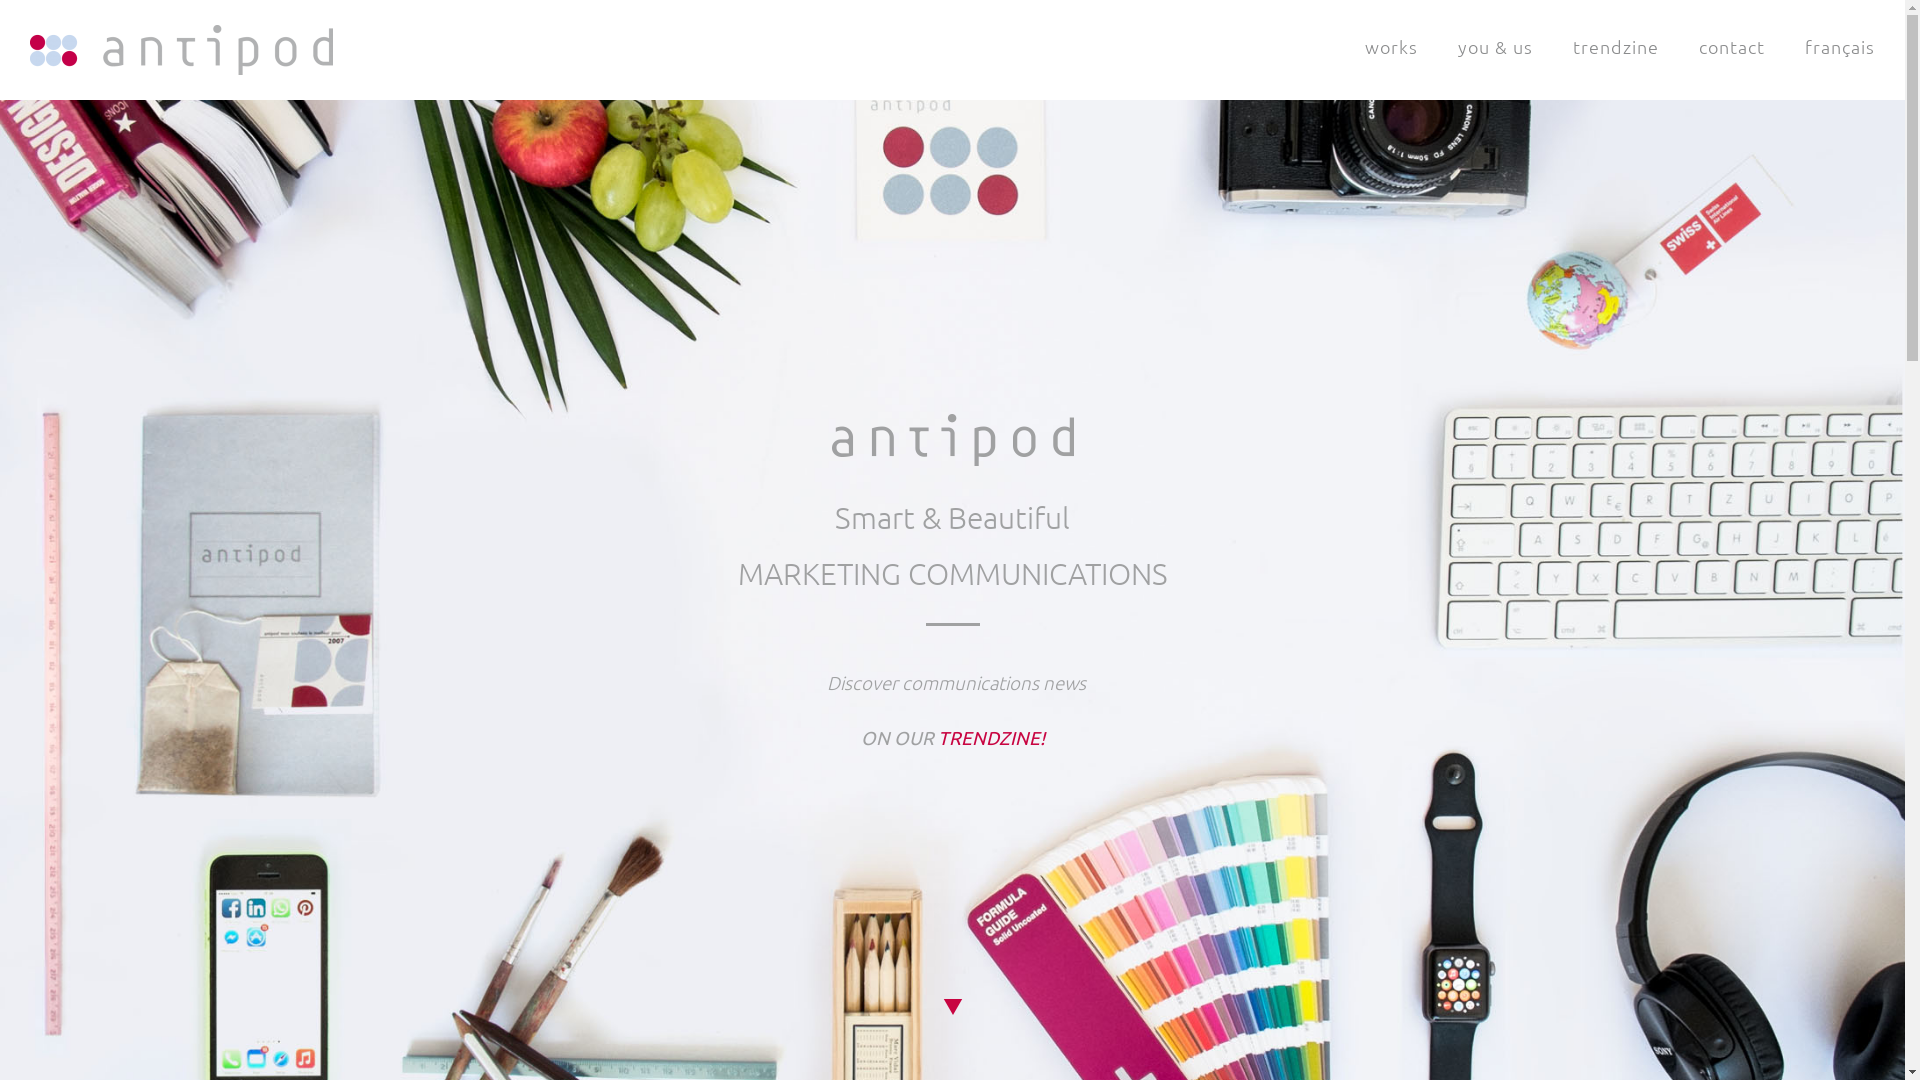  Describe the element at coordinates (1390, 45) in the screenshot. I see `'works'` at that location.